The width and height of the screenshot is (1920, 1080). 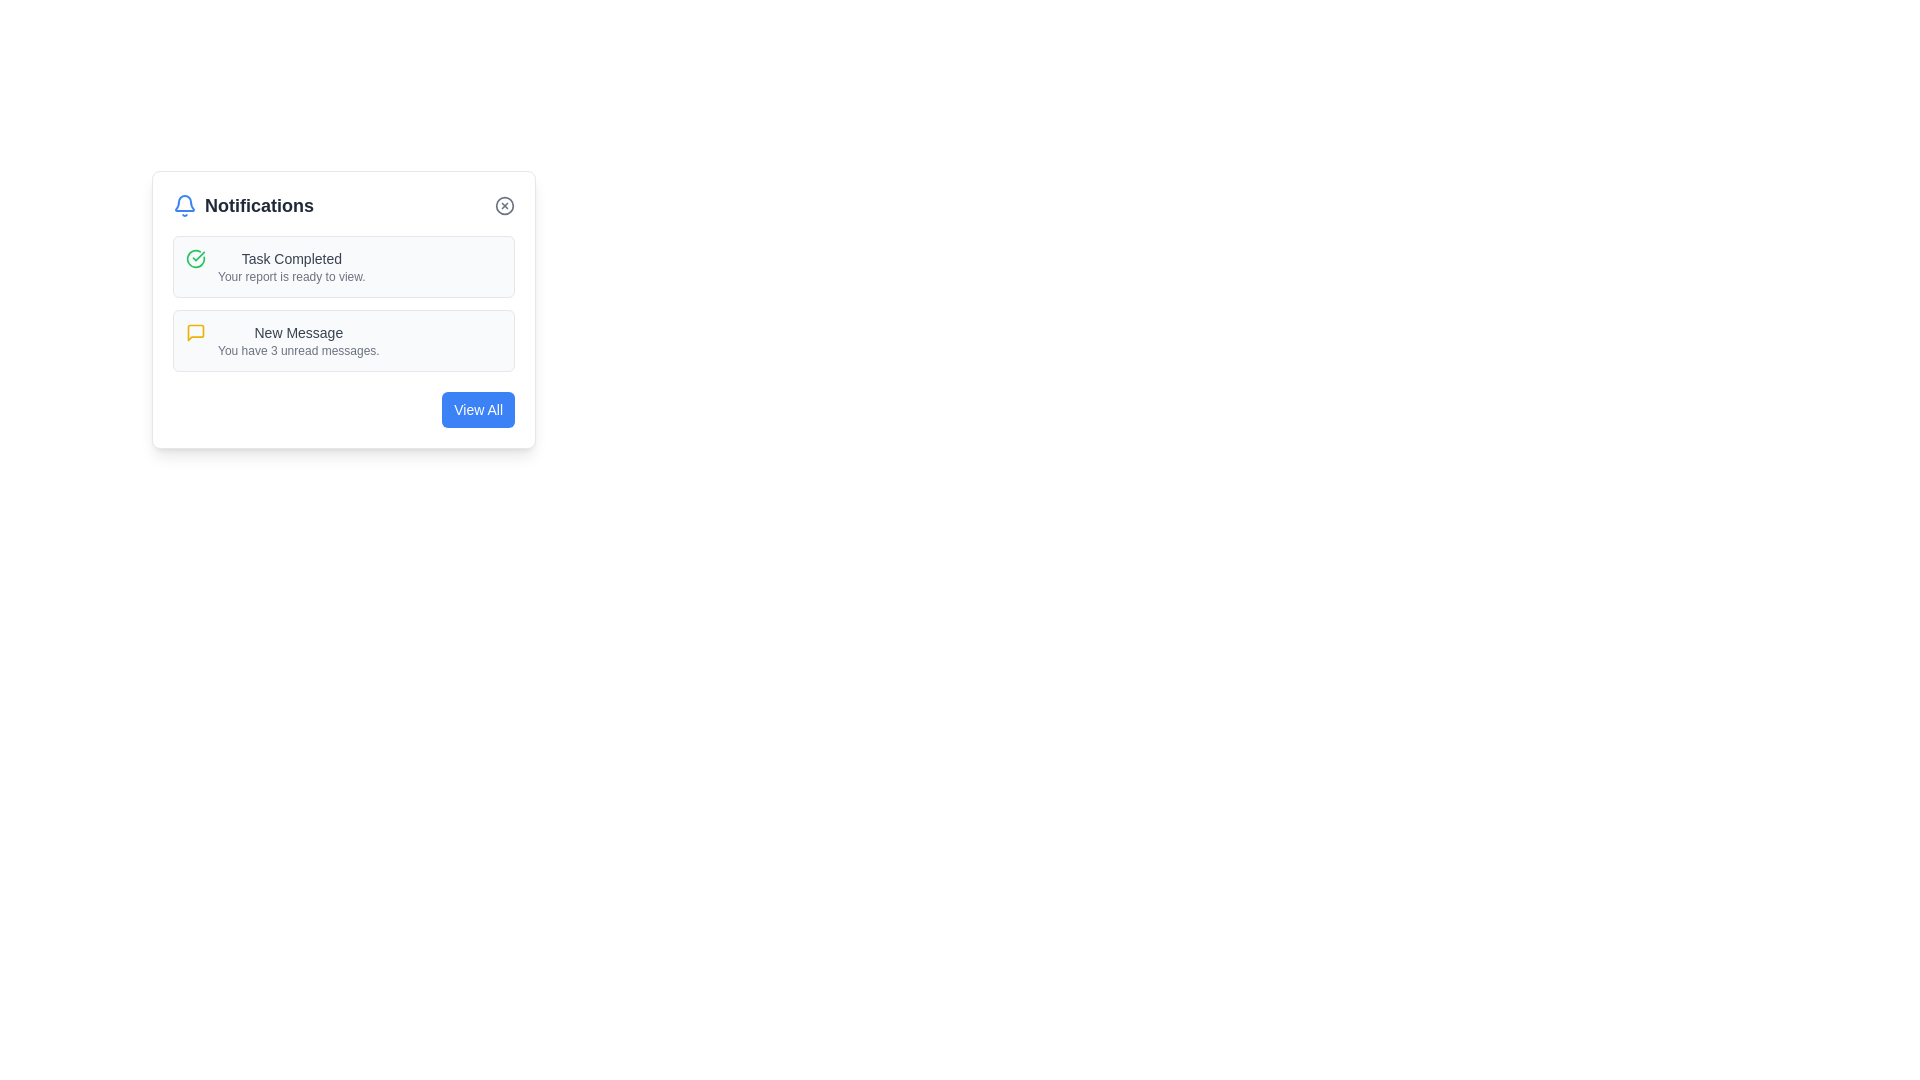 I want to click on the circular icon with a central cross symbol located in the notification modal at the top-right corner, so click(x=504, y=205).